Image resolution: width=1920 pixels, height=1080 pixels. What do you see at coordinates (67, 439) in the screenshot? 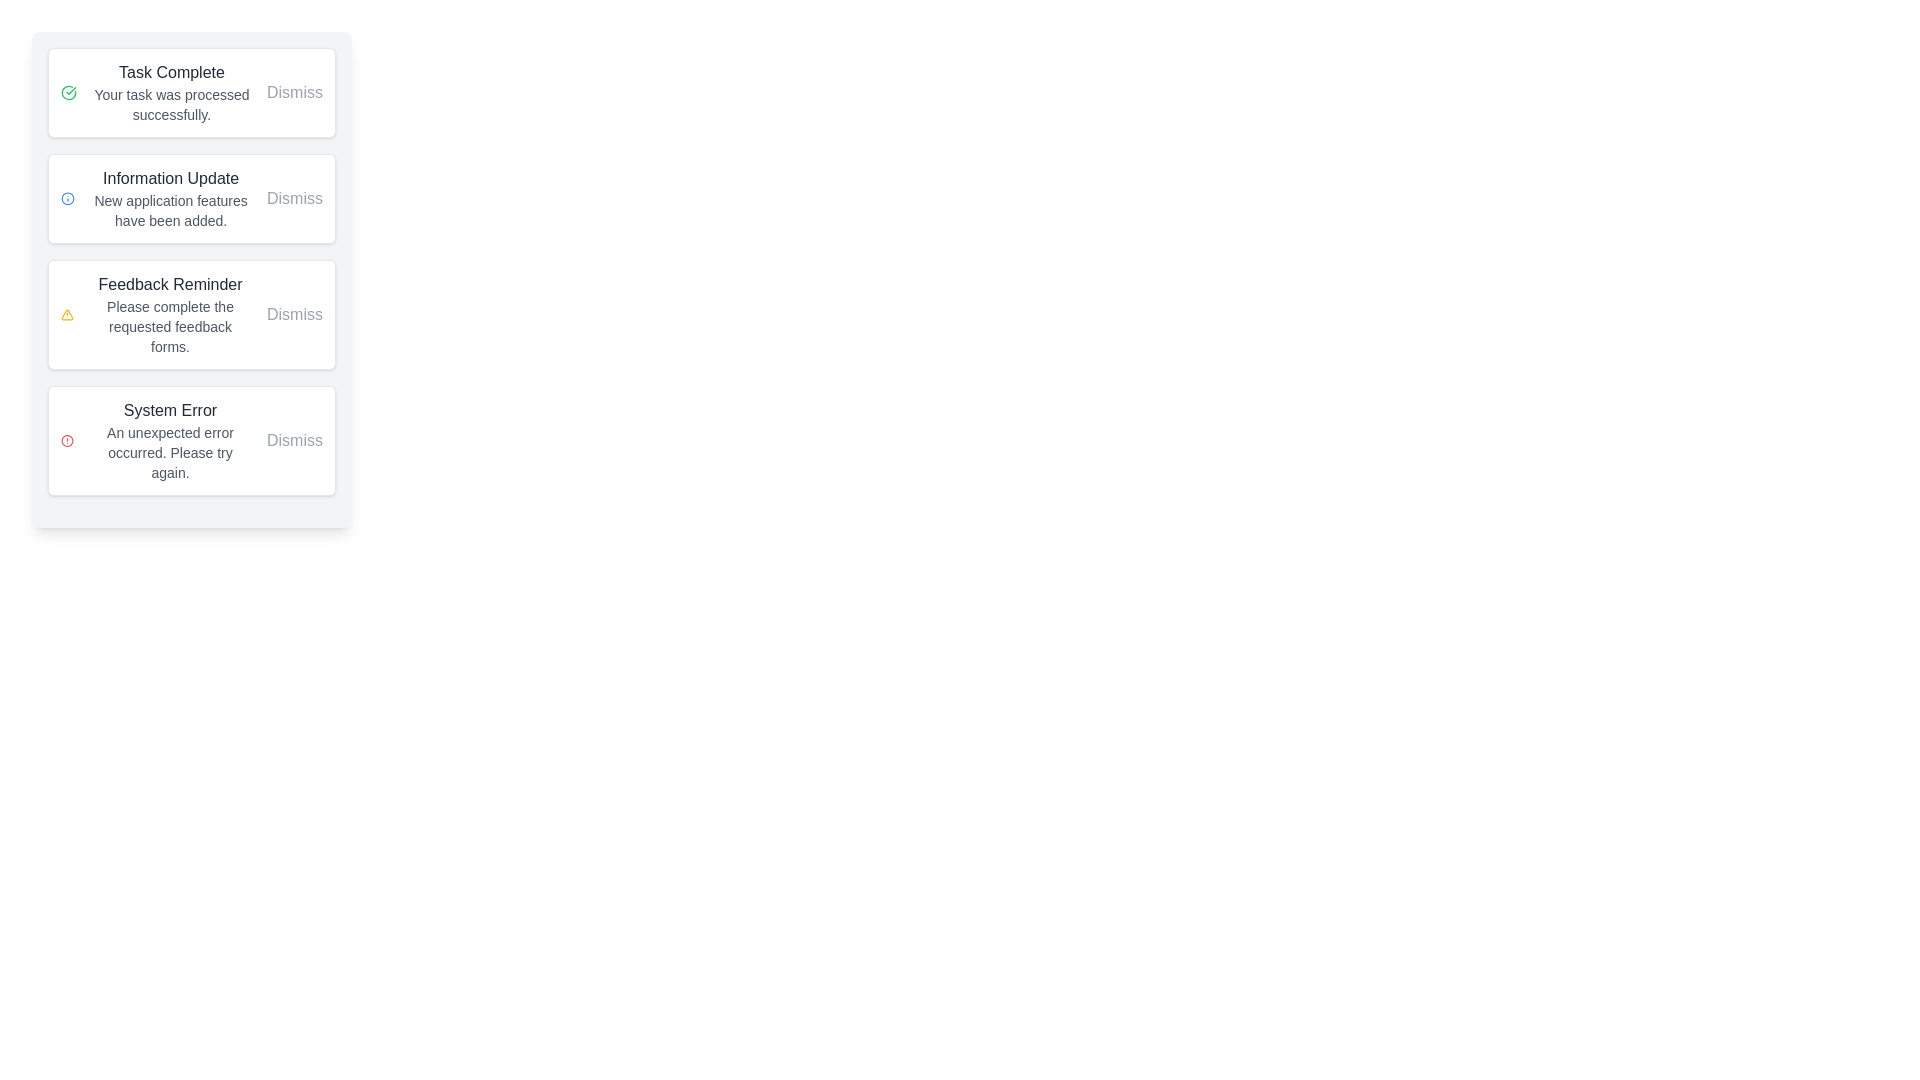
I see `the SVG circle shape that visually represents a border of a warning or error icon, located within the 'System Error' notification card, fourth in the list from the top` at bounding box center [67, 439].